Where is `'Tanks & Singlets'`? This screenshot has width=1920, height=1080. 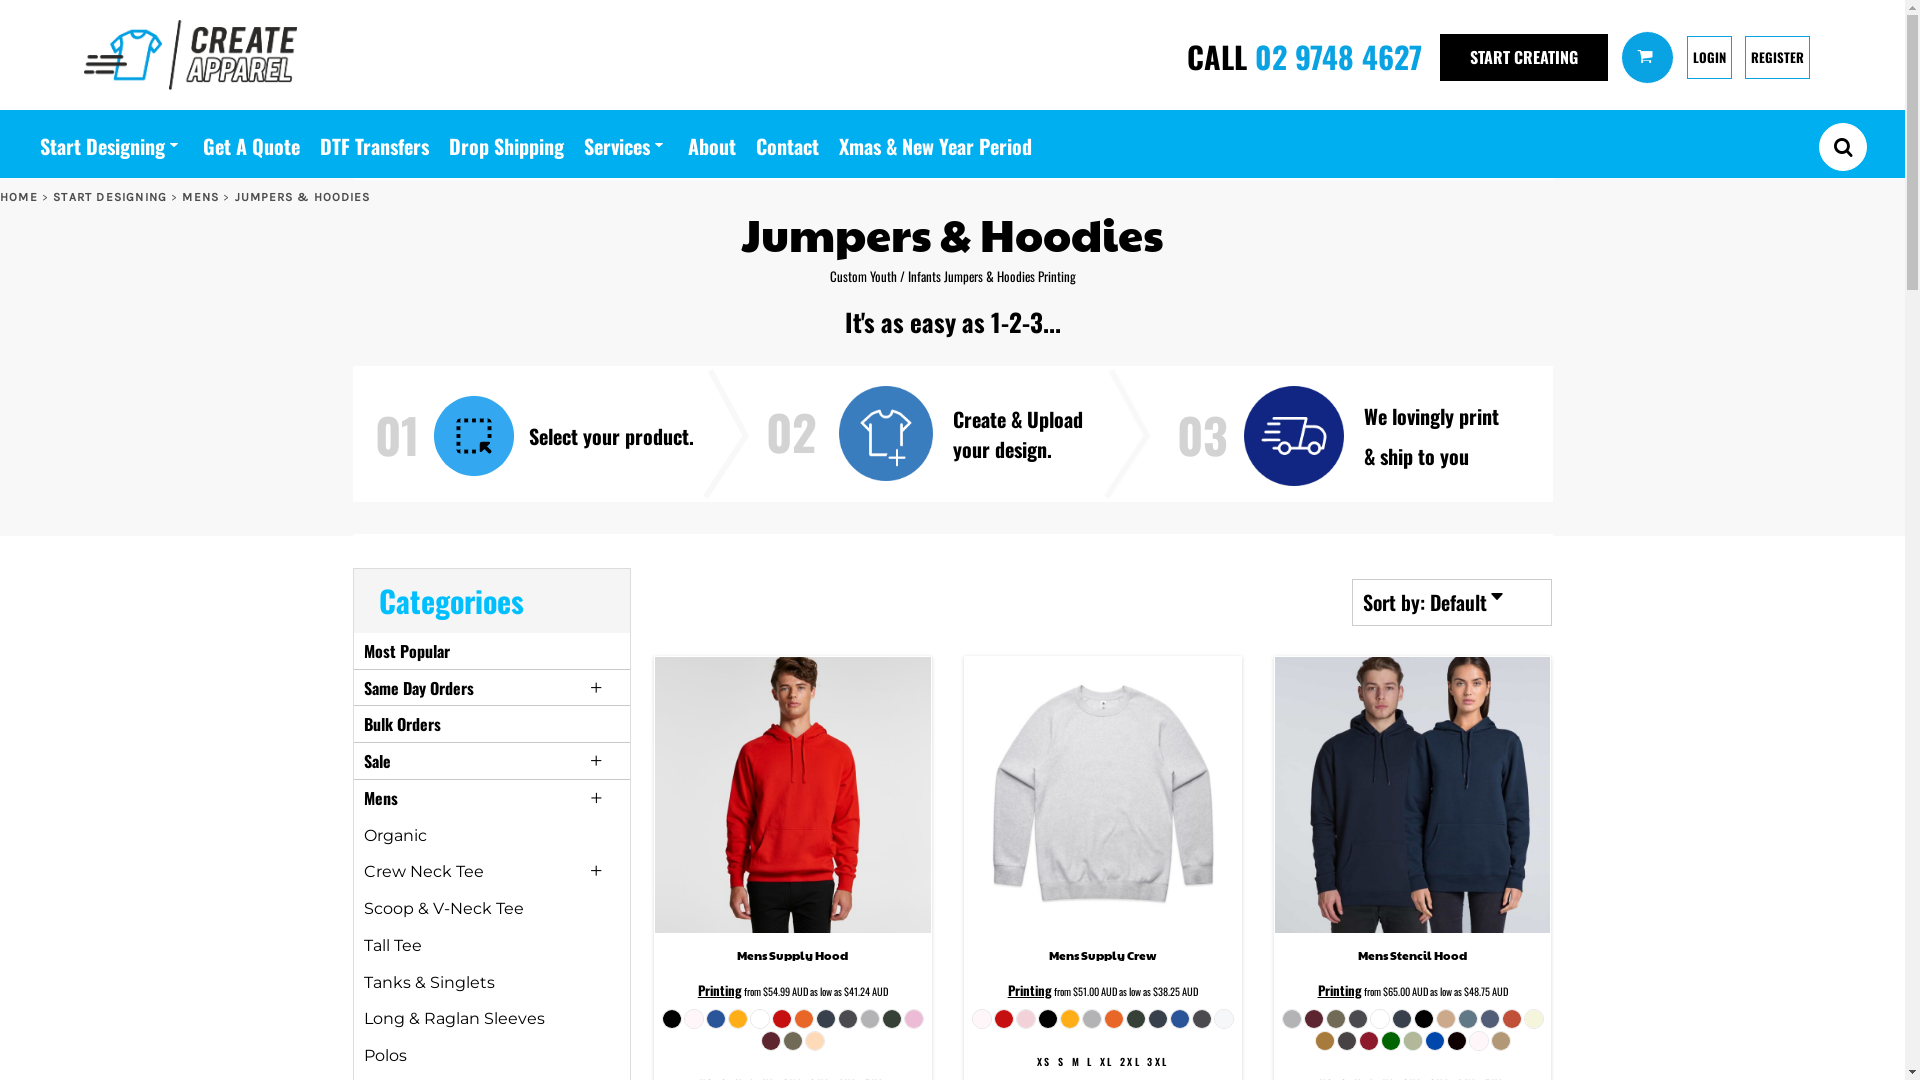 'Tanks & Singlets' is located at coordinates (428, 981).